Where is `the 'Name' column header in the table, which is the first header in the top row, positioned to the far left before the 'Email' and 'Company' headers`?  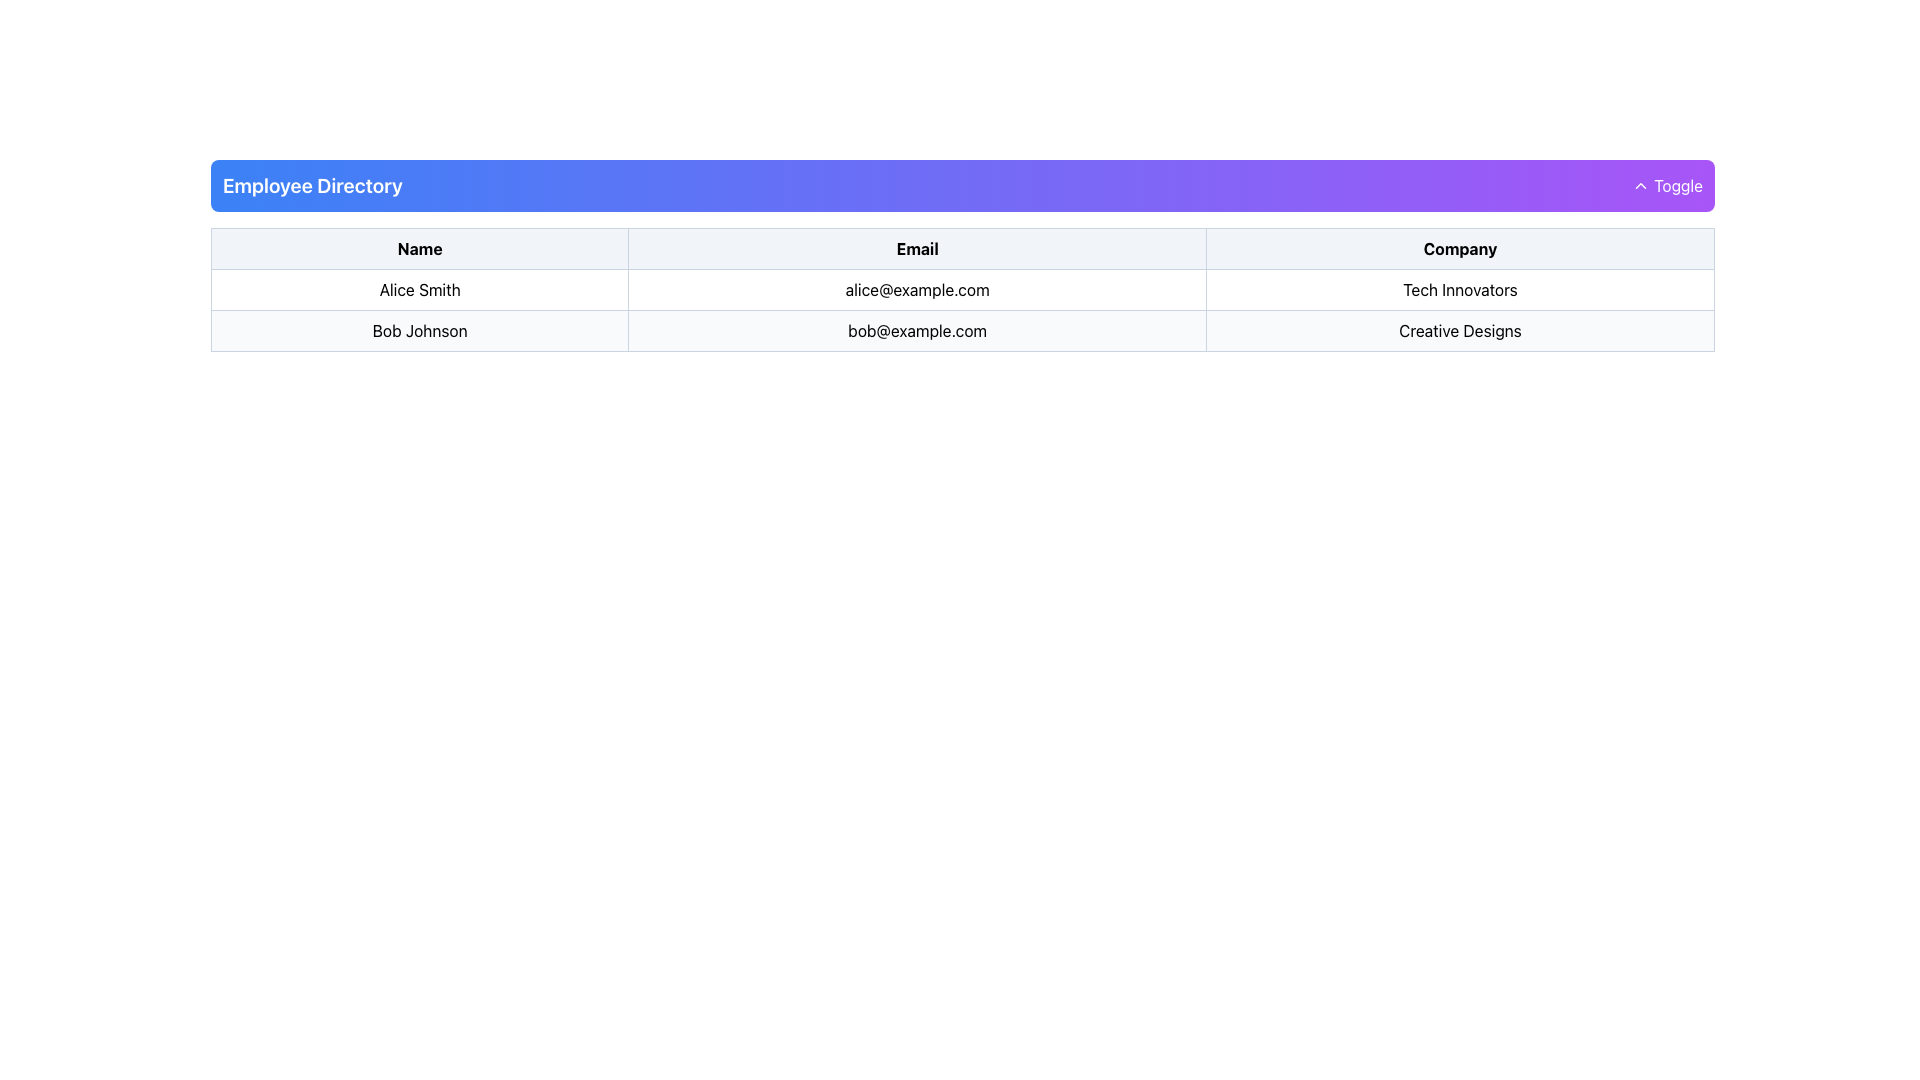
the 'Name' column header in the table, which is the first header in the top row, positioned to the far left before the 'Email' and 'Company' headers is located at coordinates (419, 248).